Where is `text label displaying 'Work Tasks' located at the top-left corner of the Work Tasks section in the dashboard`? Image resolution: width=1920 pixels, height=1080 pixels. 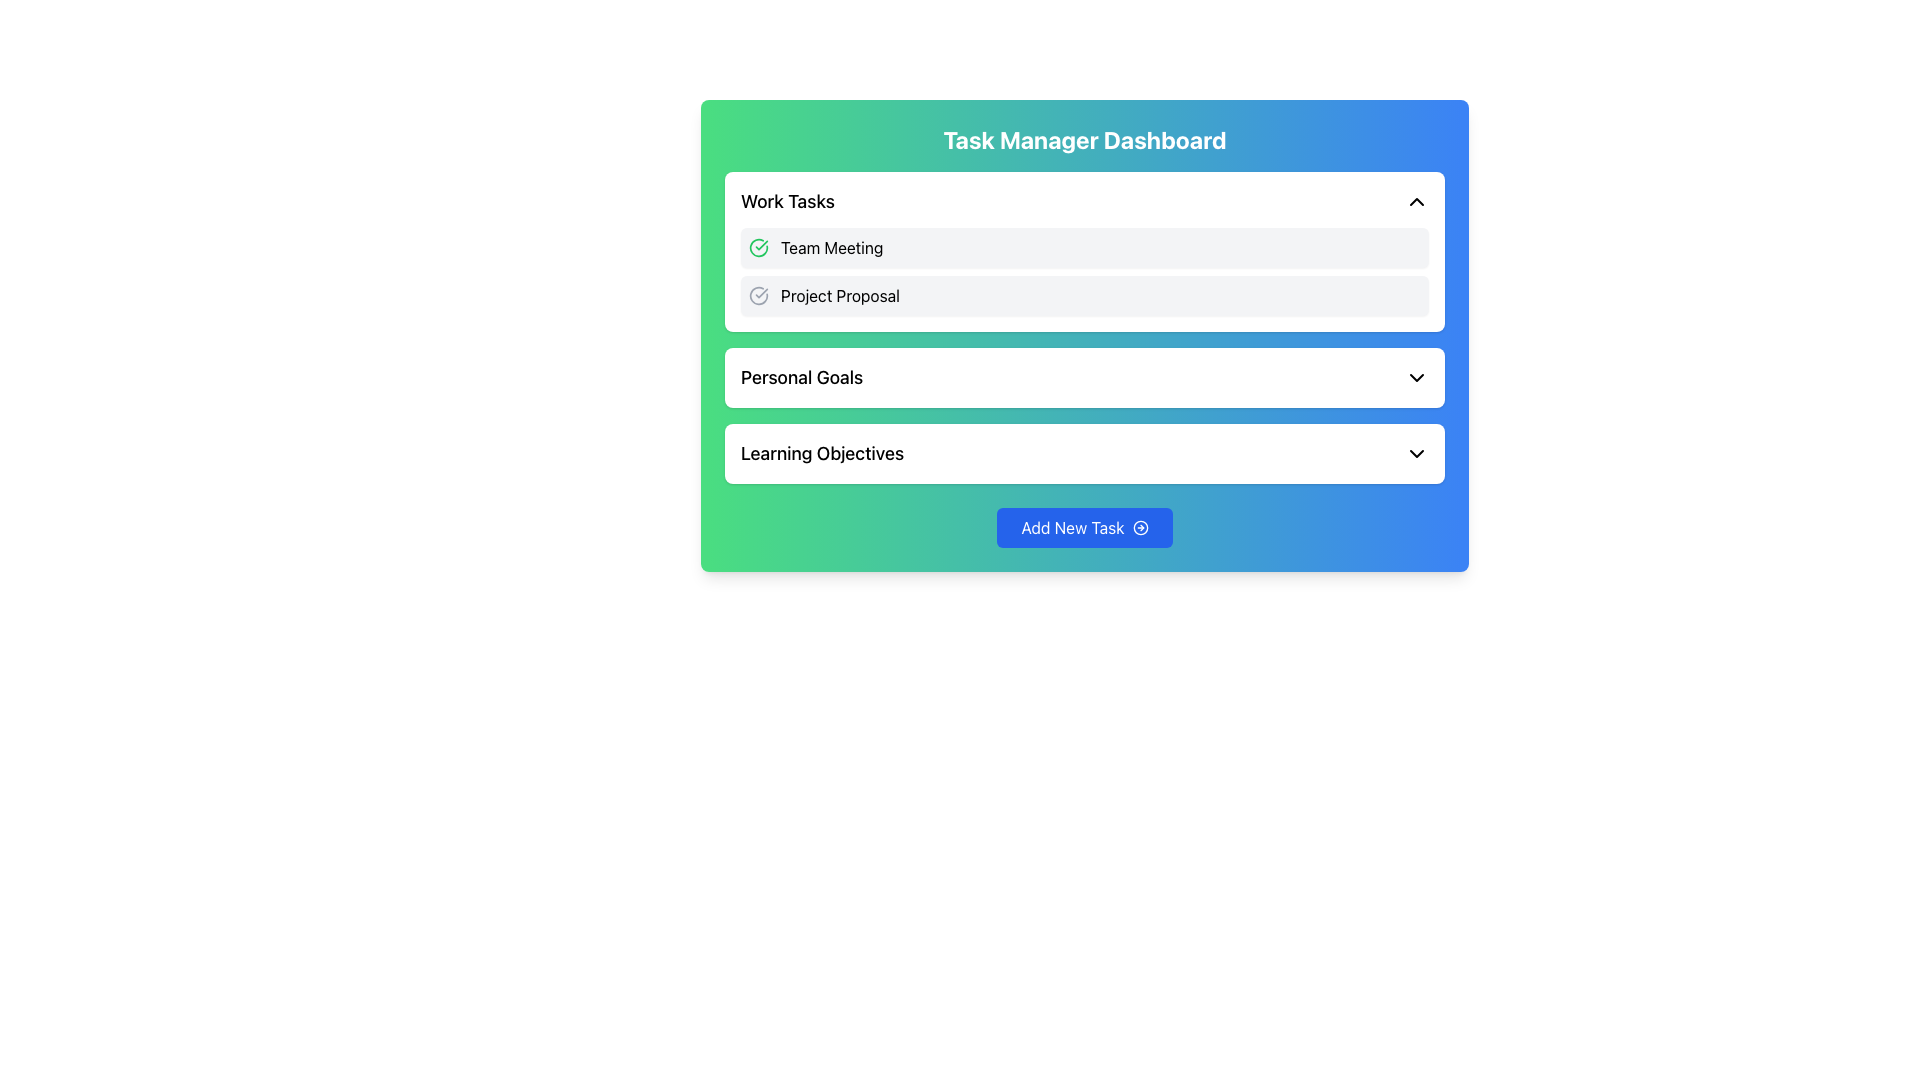
text label displaying 'Work Tasks' located at the top-left corner of the Work Tasks section in the dashboard is located at coordinates (786, 201).